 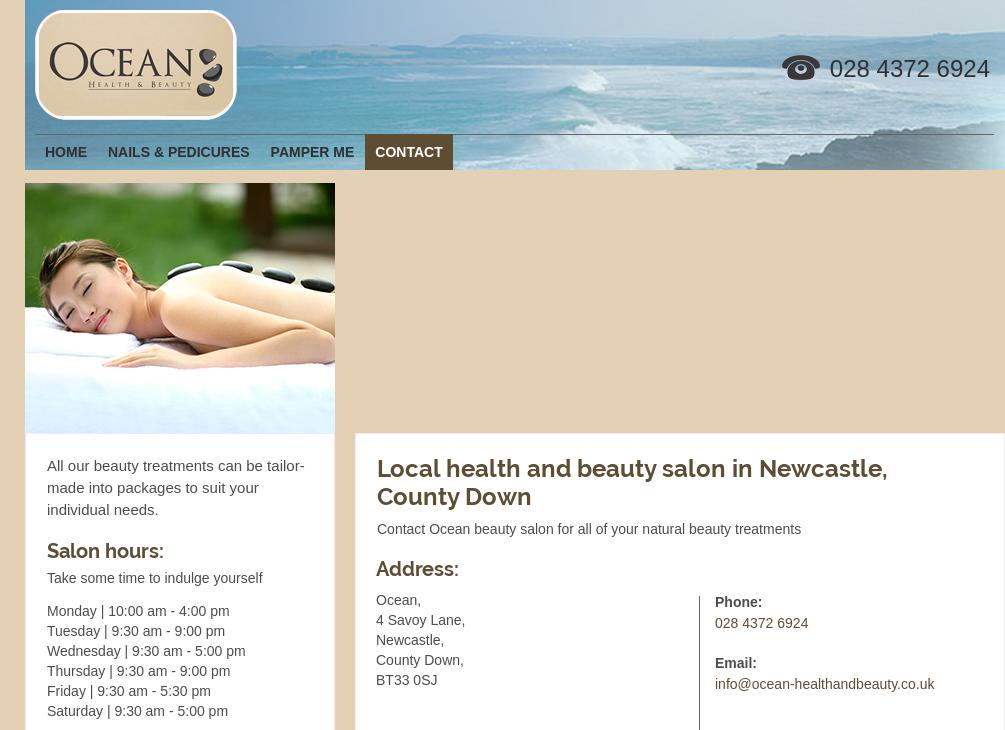 What do you see at coordinates (47, 631) in the screenshot?
I see `'Tuesday | 9:30 am - 9:00 pm'` at bounding box center [47, 631].